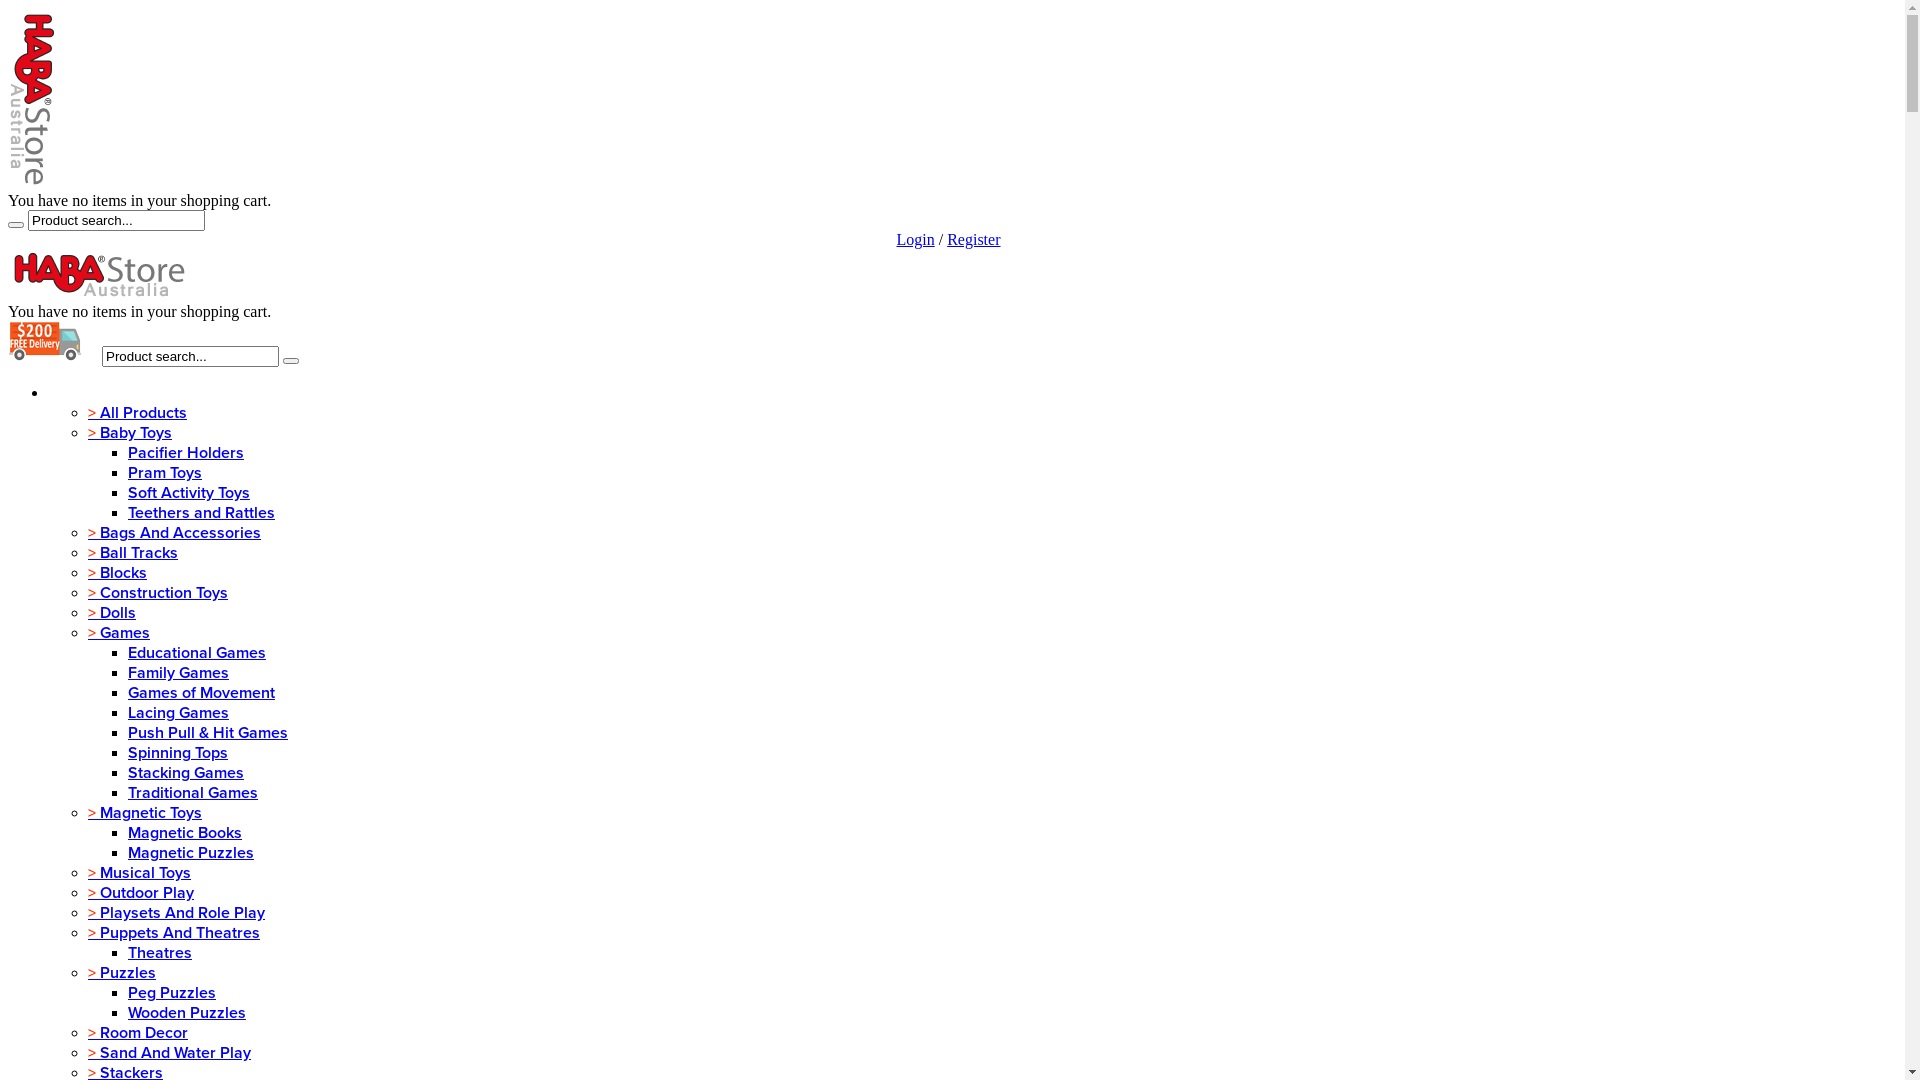  I want to click on '> Room Decor', so click(137, 1033).